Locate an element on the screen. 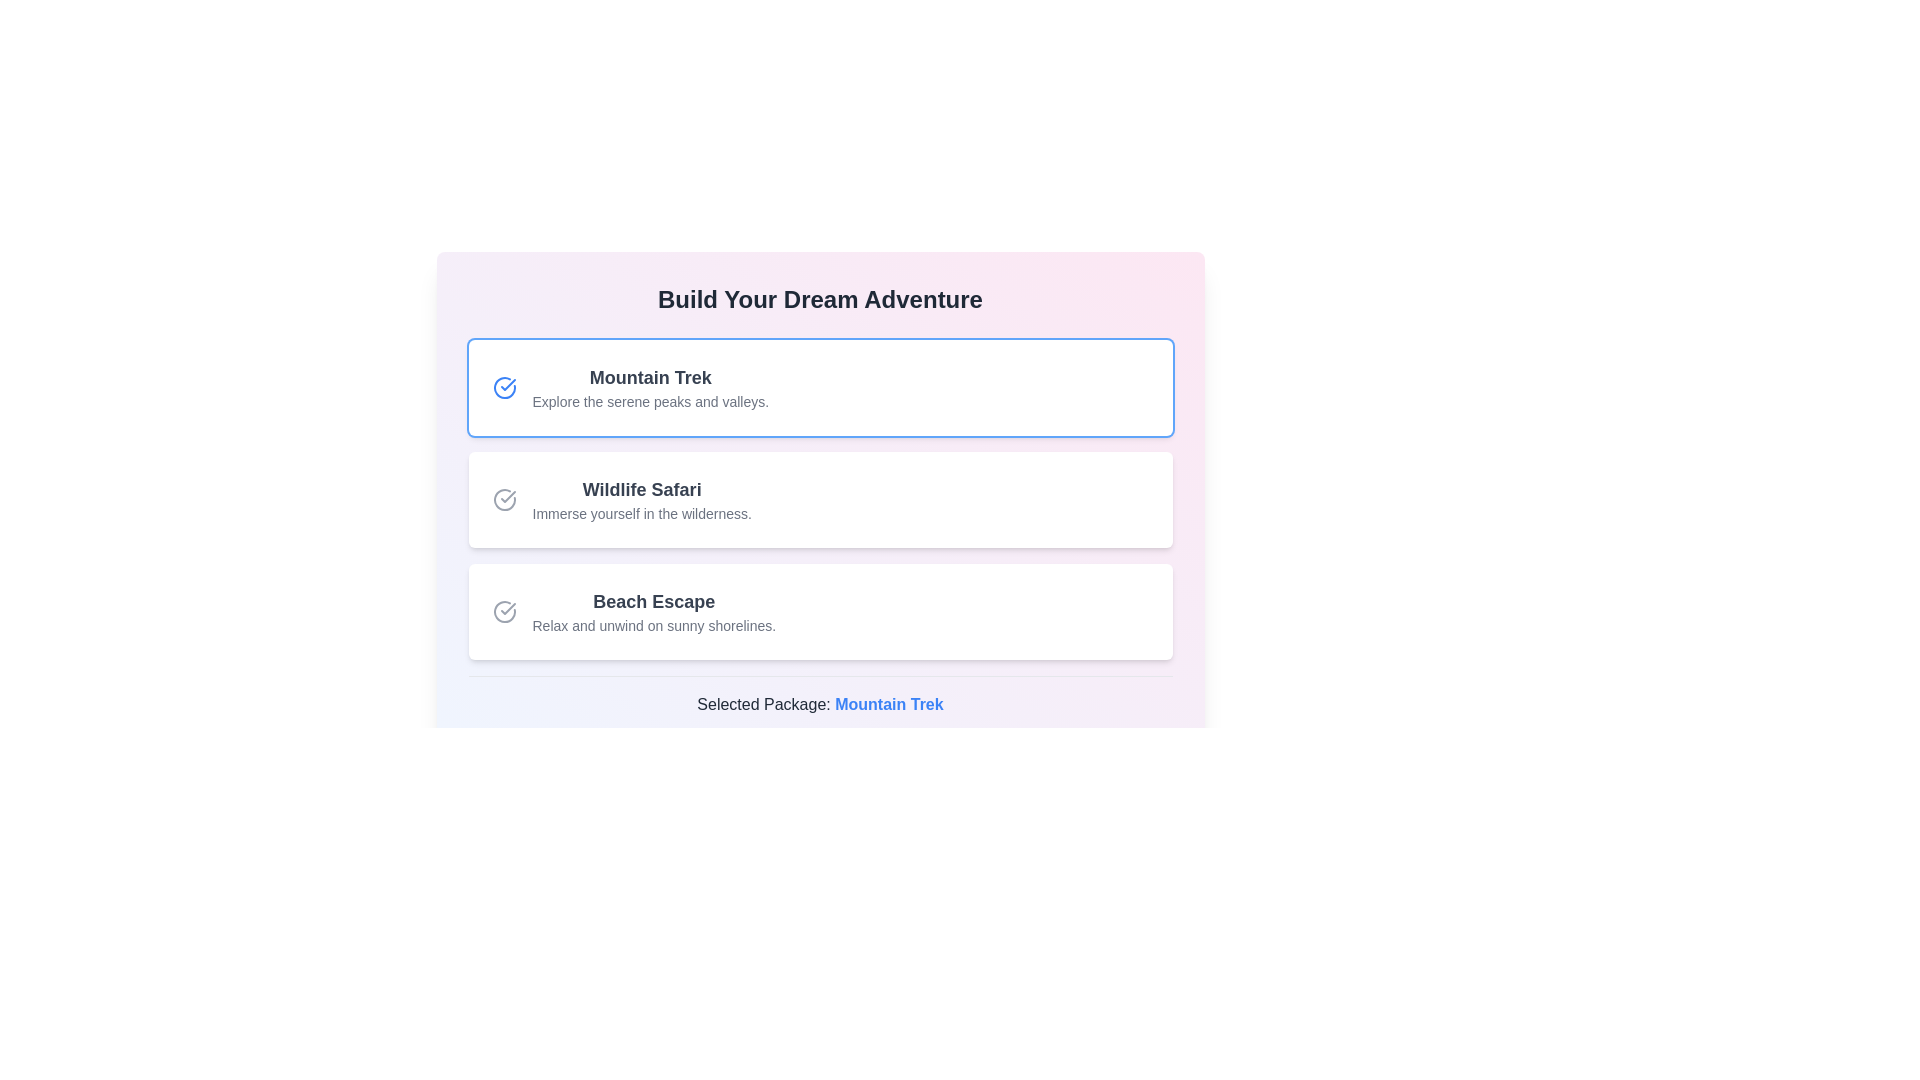  text display showing 'Selected Package: Mountain Trek', which is located at the bottom of the interface under the package options is located at coordinates (820, 704).